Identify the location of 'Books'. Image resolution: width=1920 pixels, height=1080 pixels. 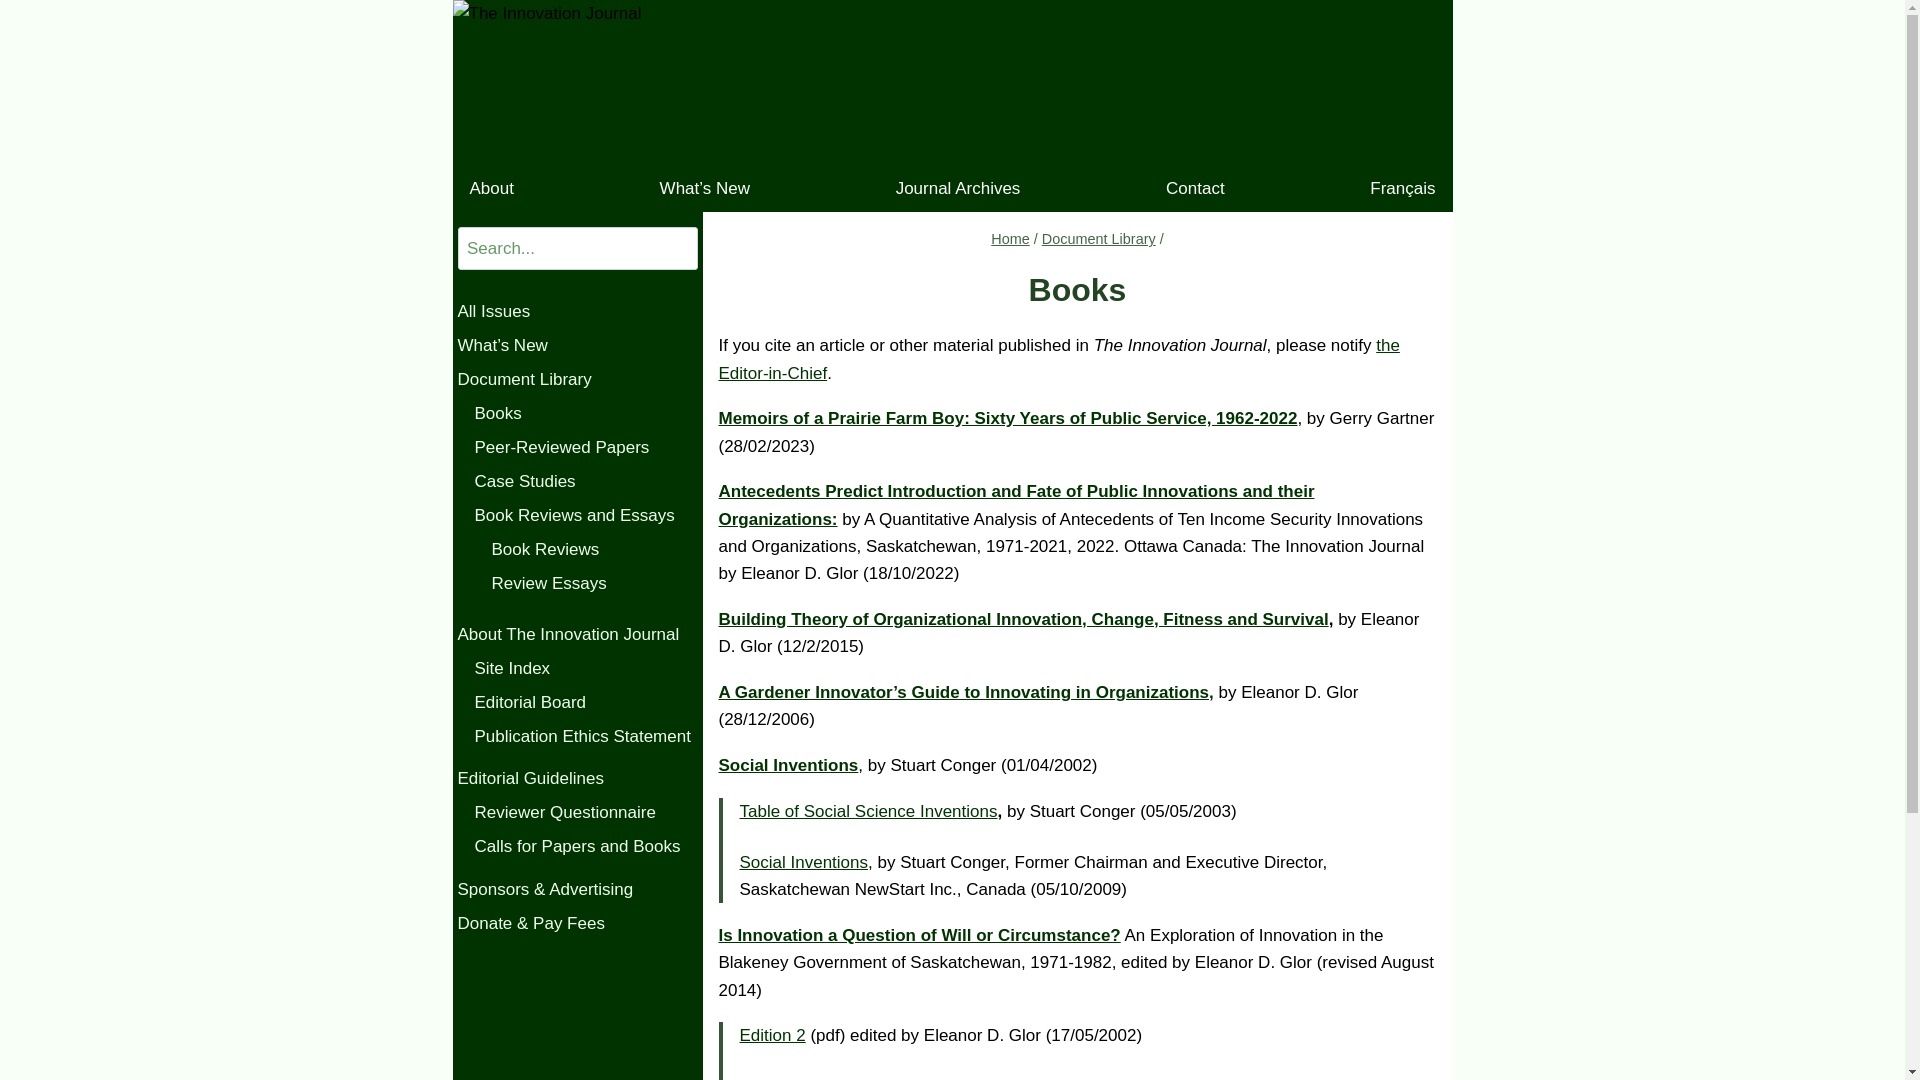
(584, 412).